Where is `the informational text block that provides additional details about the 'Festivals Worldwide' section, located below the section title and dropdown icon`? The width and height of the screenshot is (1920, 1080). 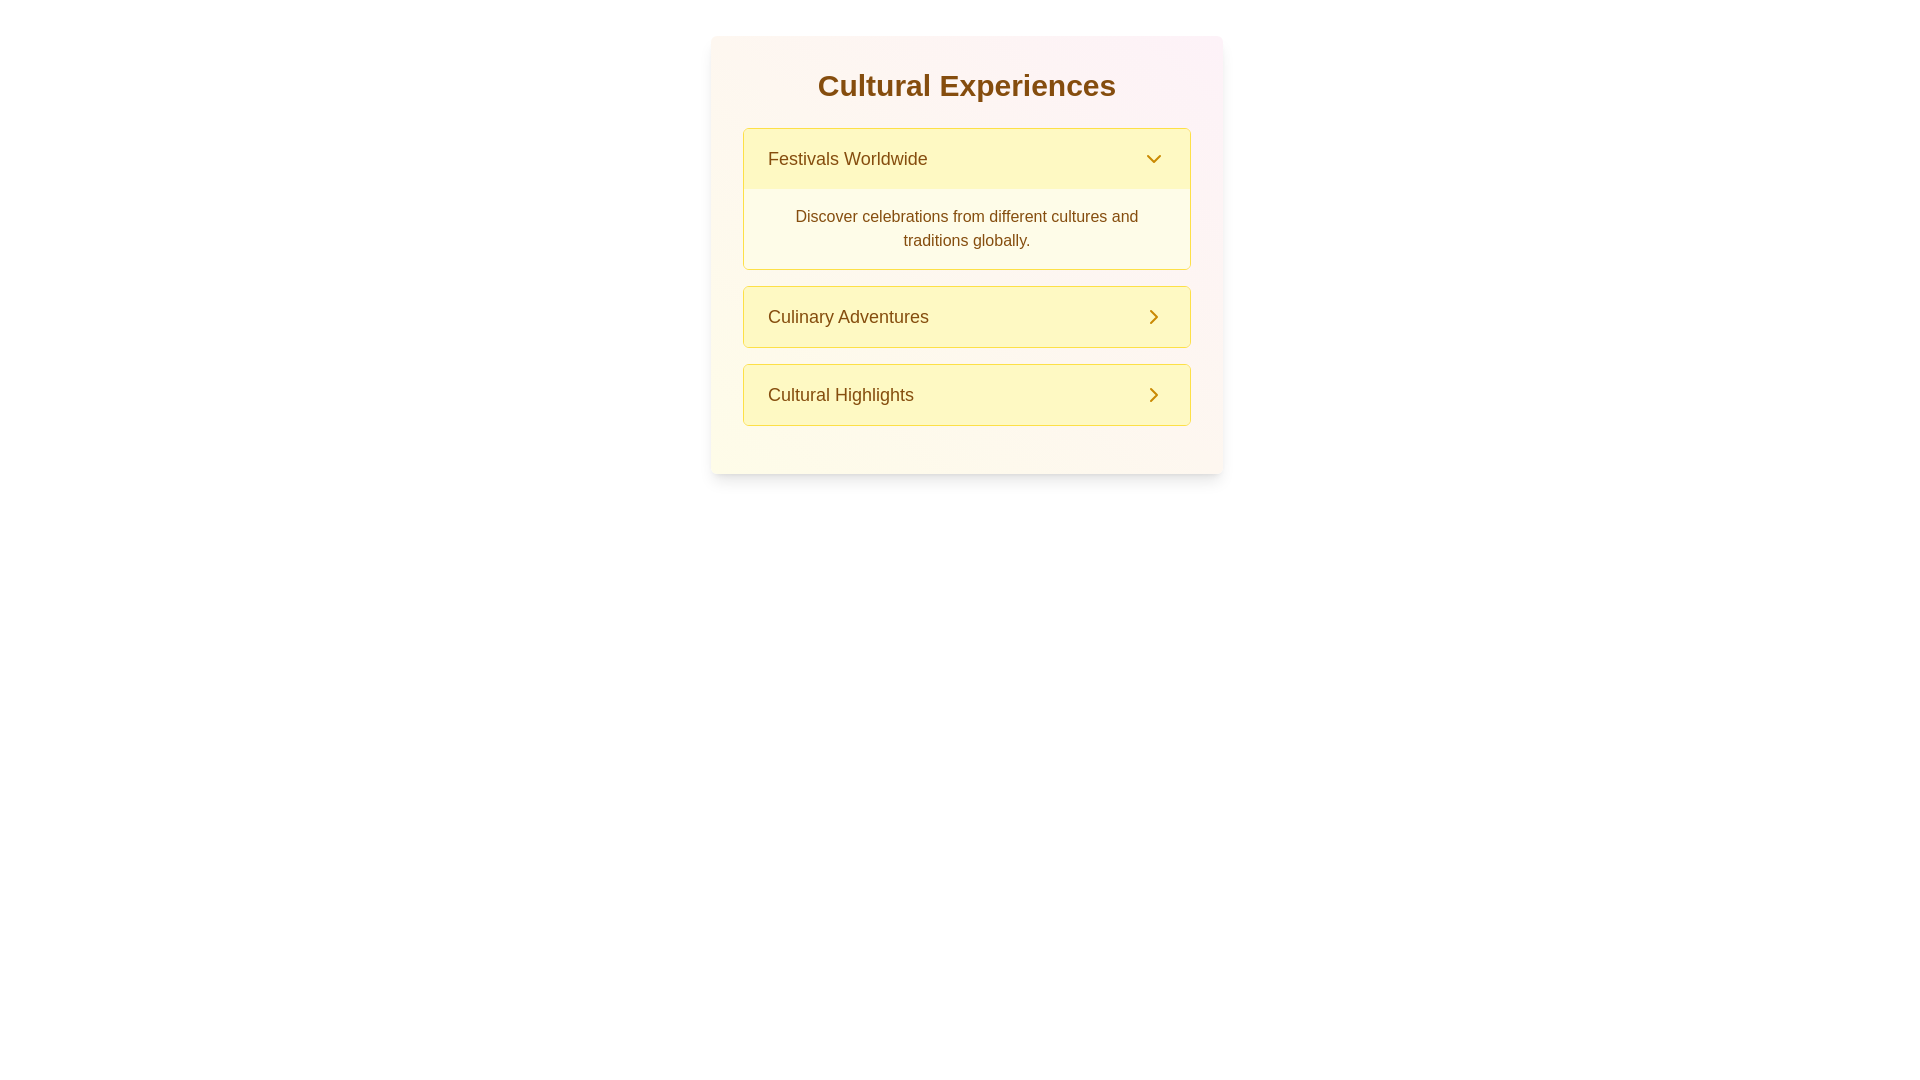 the informational text block that provides additional details about the 'Festivals Worldwide' section, located below the section title and dropdown icon is located at coordinates (966, 227).